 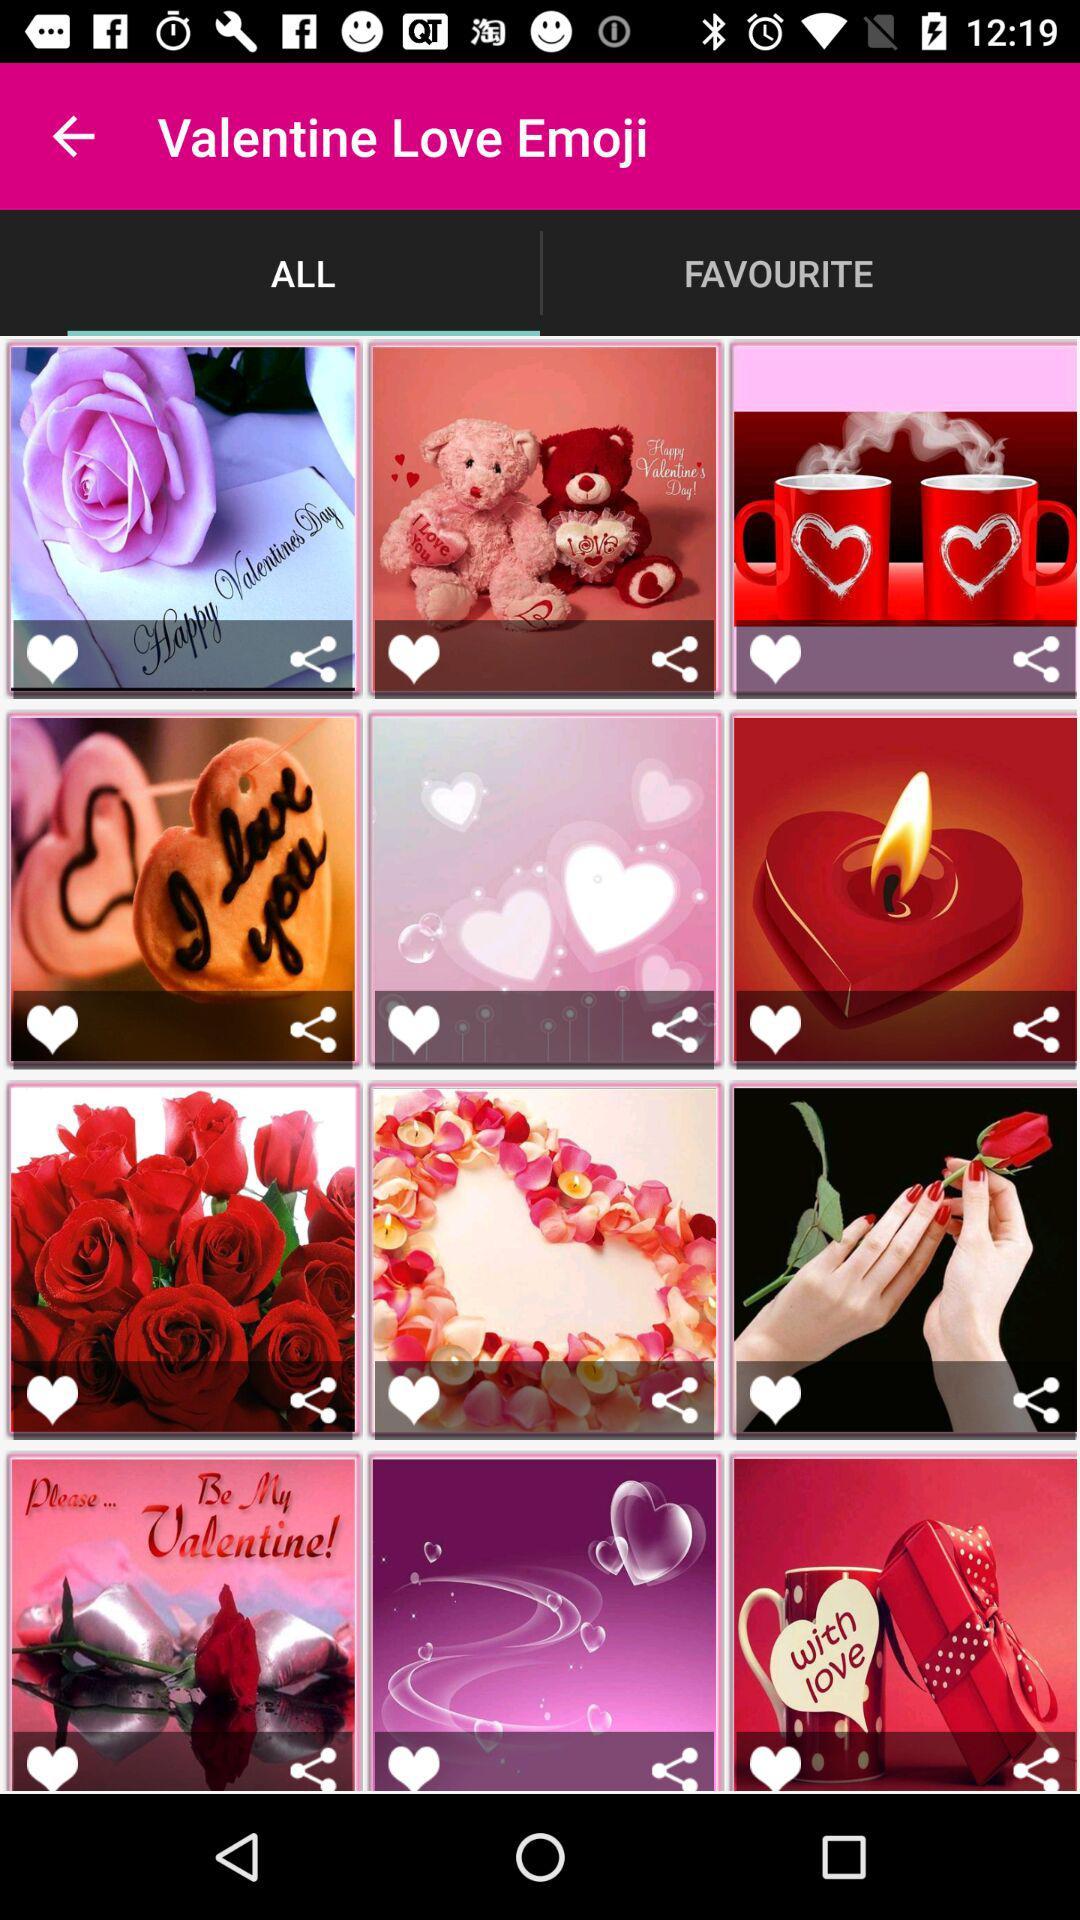 What do you see at coordinates (1035, 659) in the screenshot?
I see `share` at bounding box center [1035, 659].